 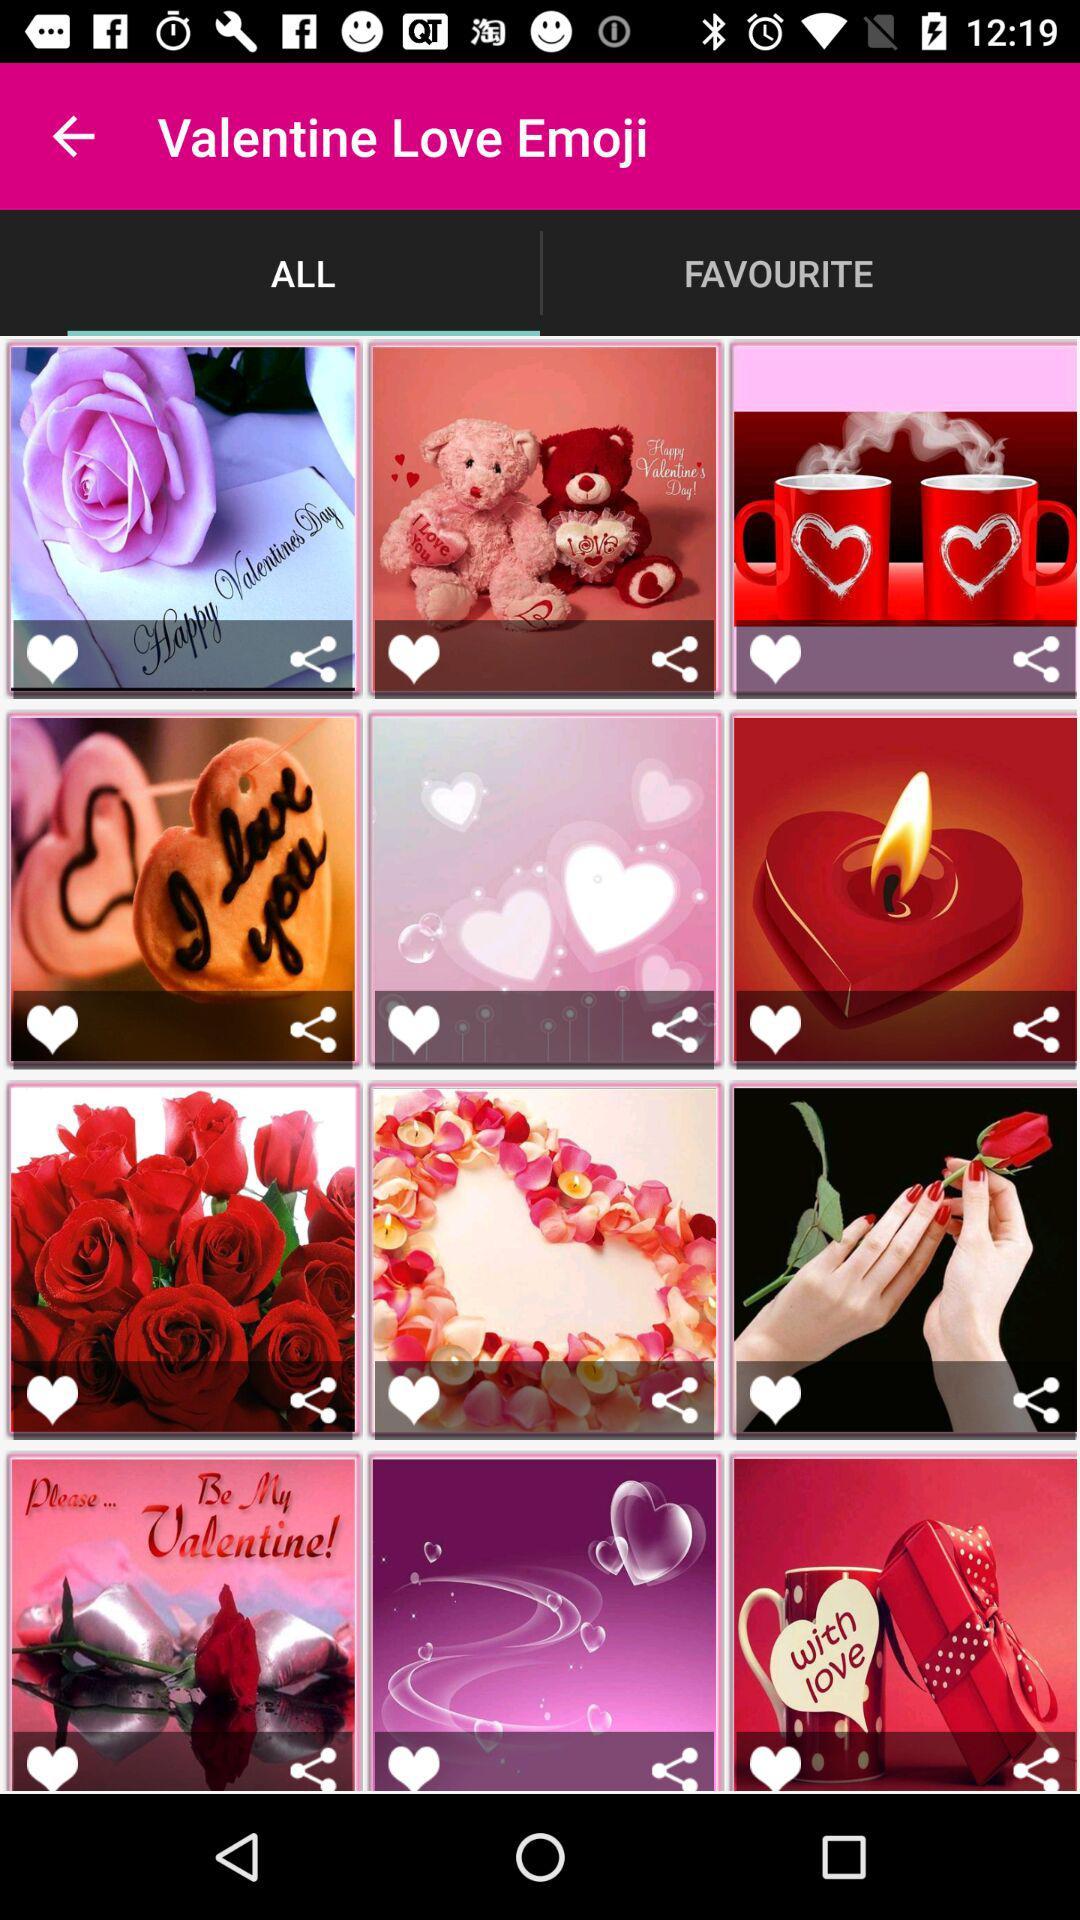 What do you see at coordinates (1035, 659) in the screenshot?
I see `share` at bounding box center [1035, 659].